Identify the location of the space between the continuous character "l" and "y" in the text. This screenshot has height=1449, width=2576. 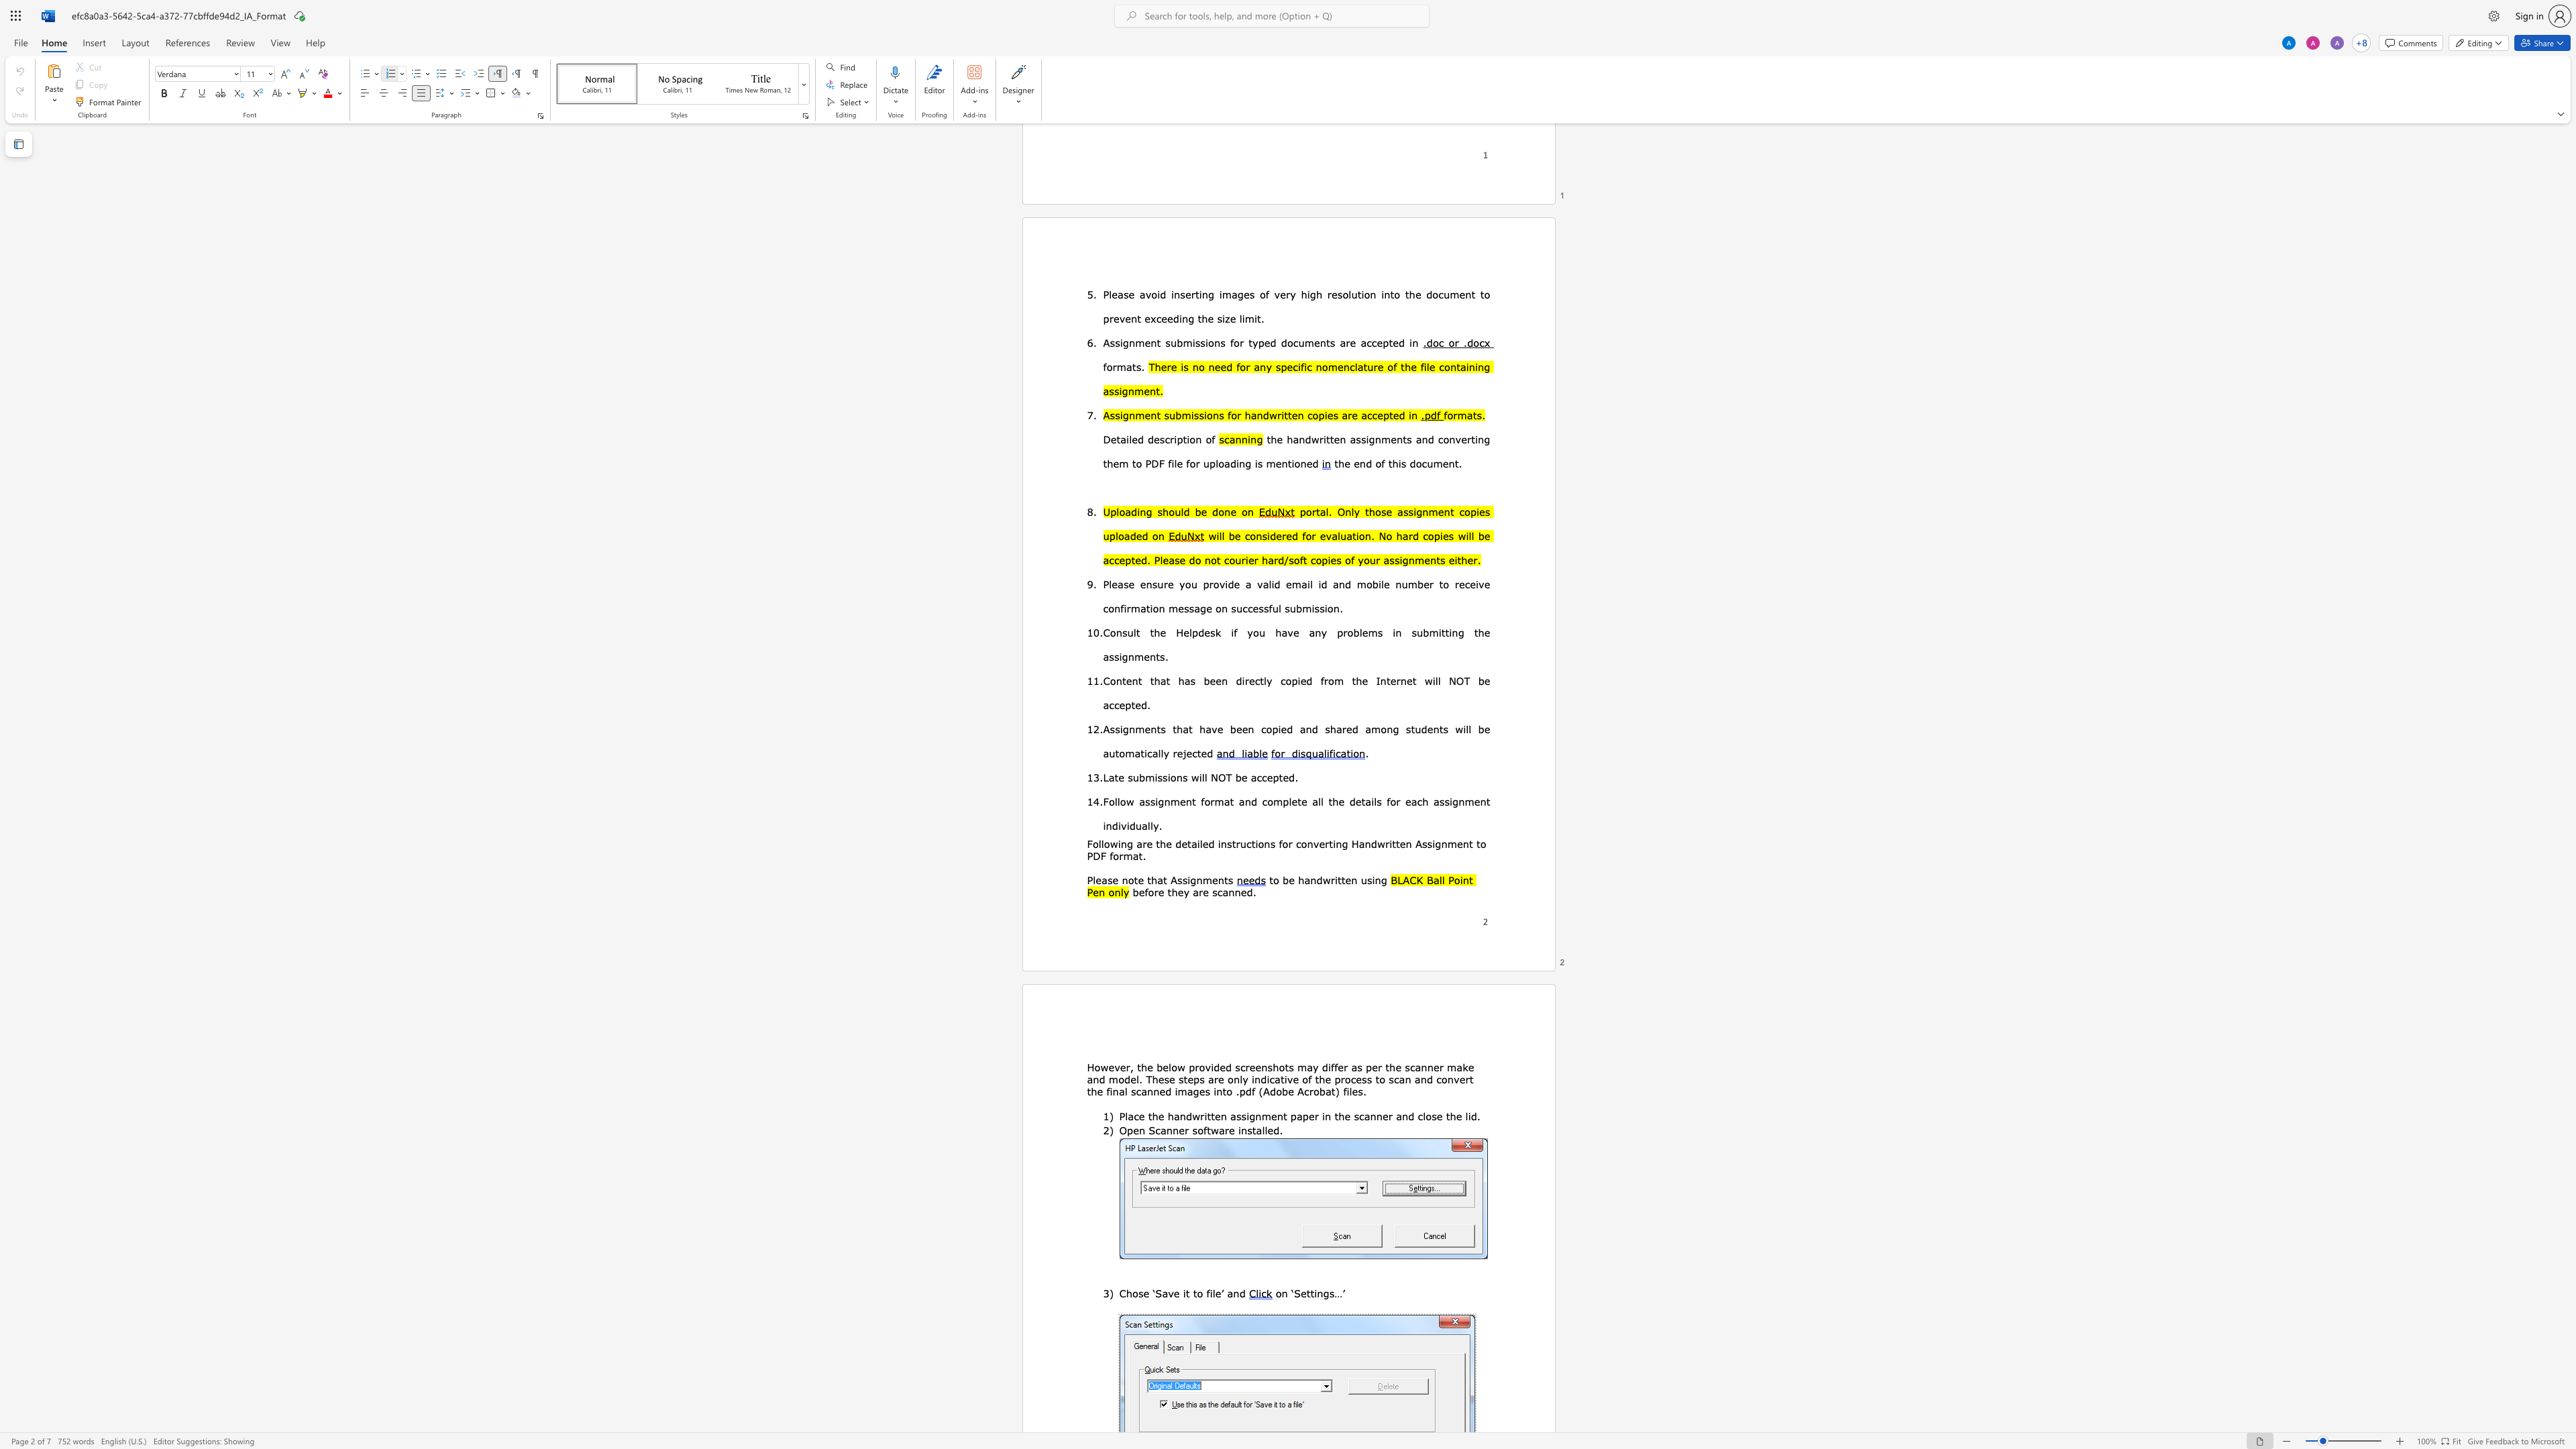
(1152, 824).